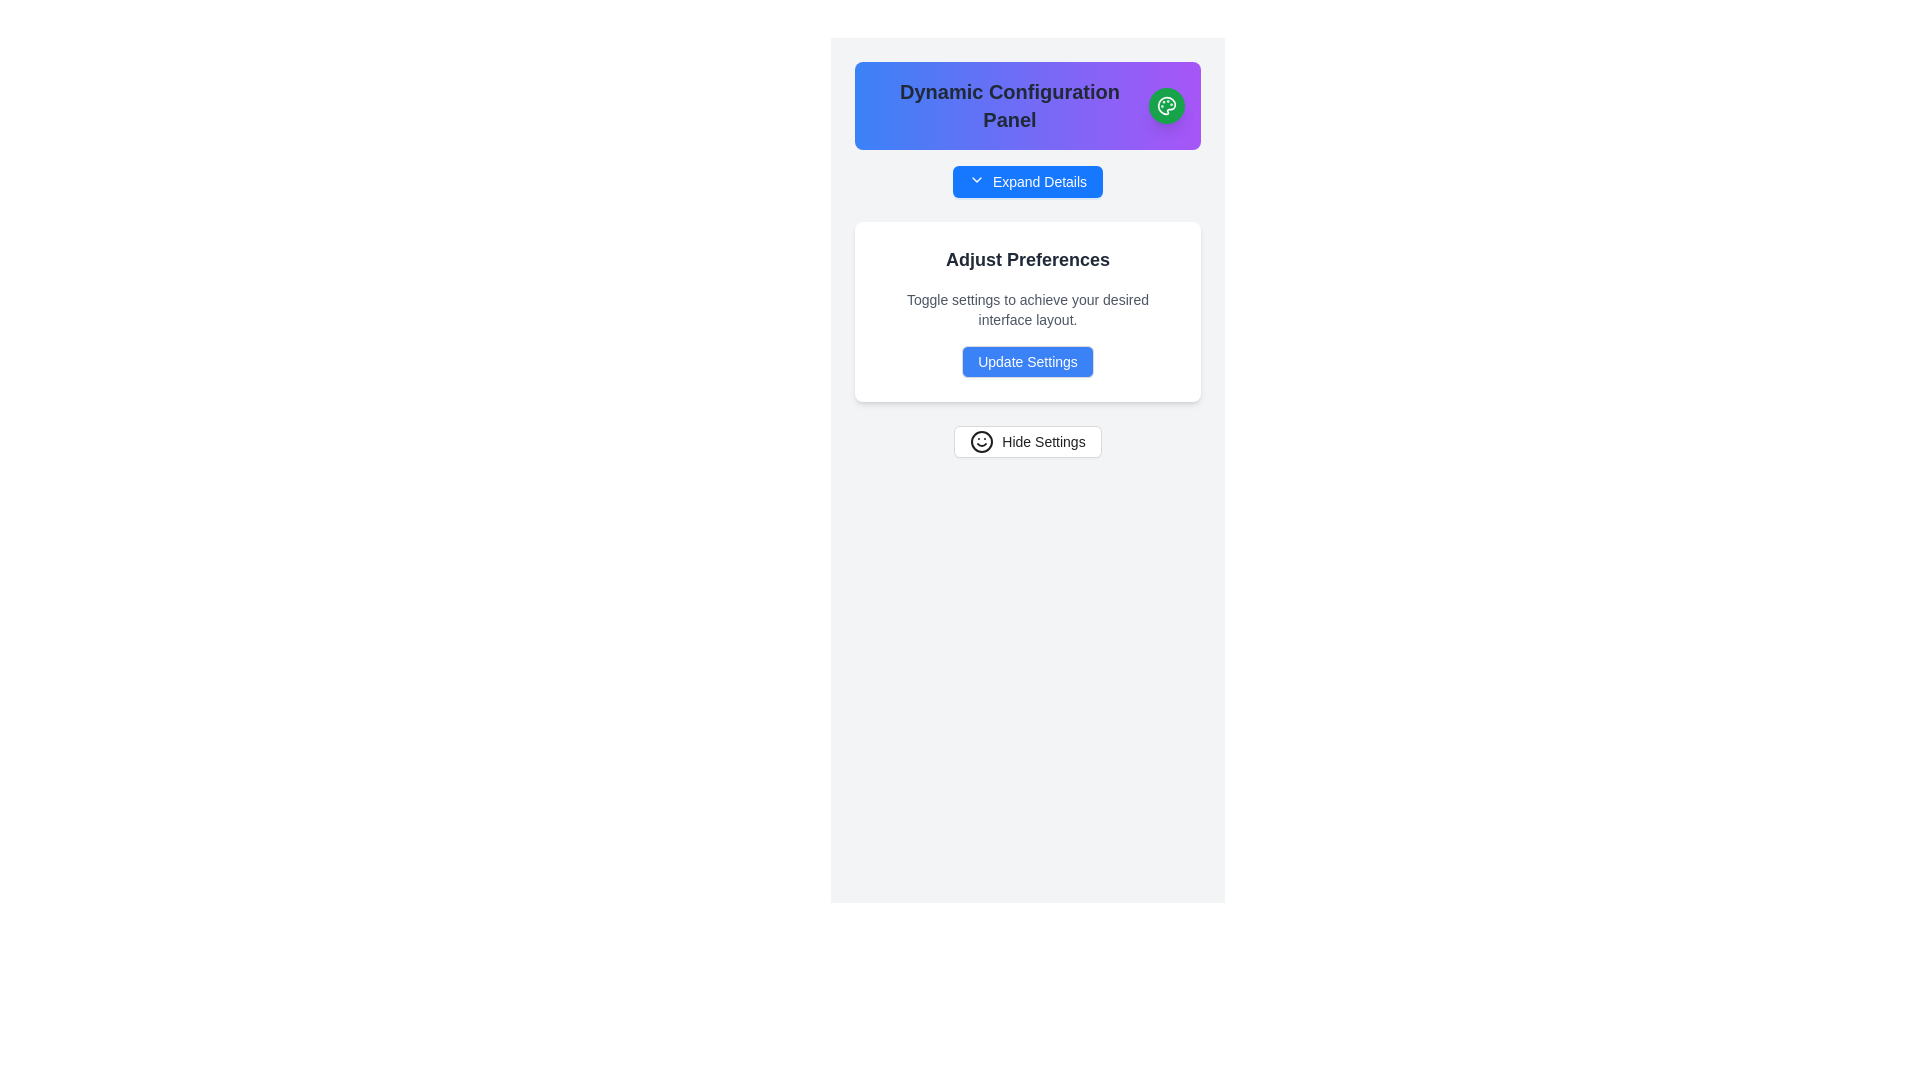 The width and height of the screenshot is (1920, 1080). What do you see at coordinates (1027, 105) in the screenshot?
I see `descriptive text from the header element labeled 'Dynamic Configuration Panel' which is positioned at the top of the interface` at bounding box center [1027, 105].